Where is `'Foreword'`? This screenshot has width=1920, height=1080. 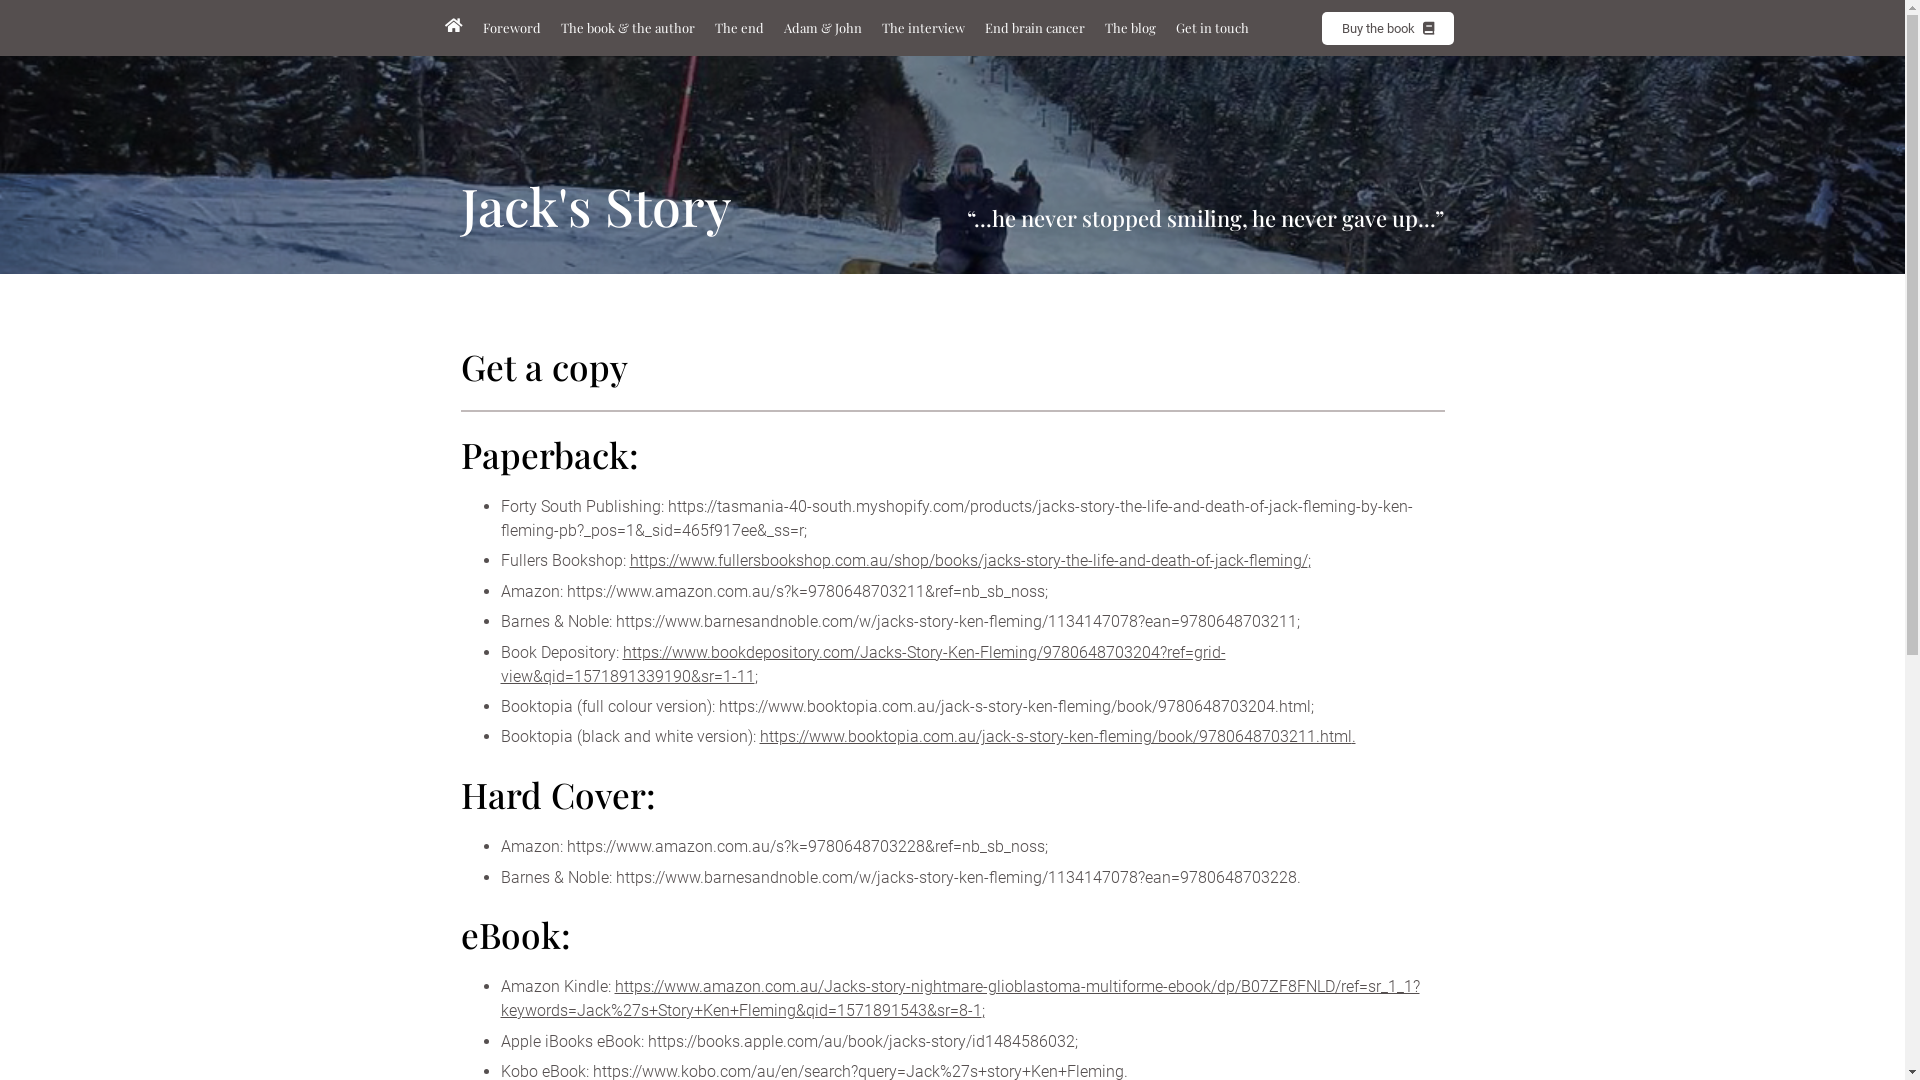
'Foreword' is located at coordinates (510, 27).